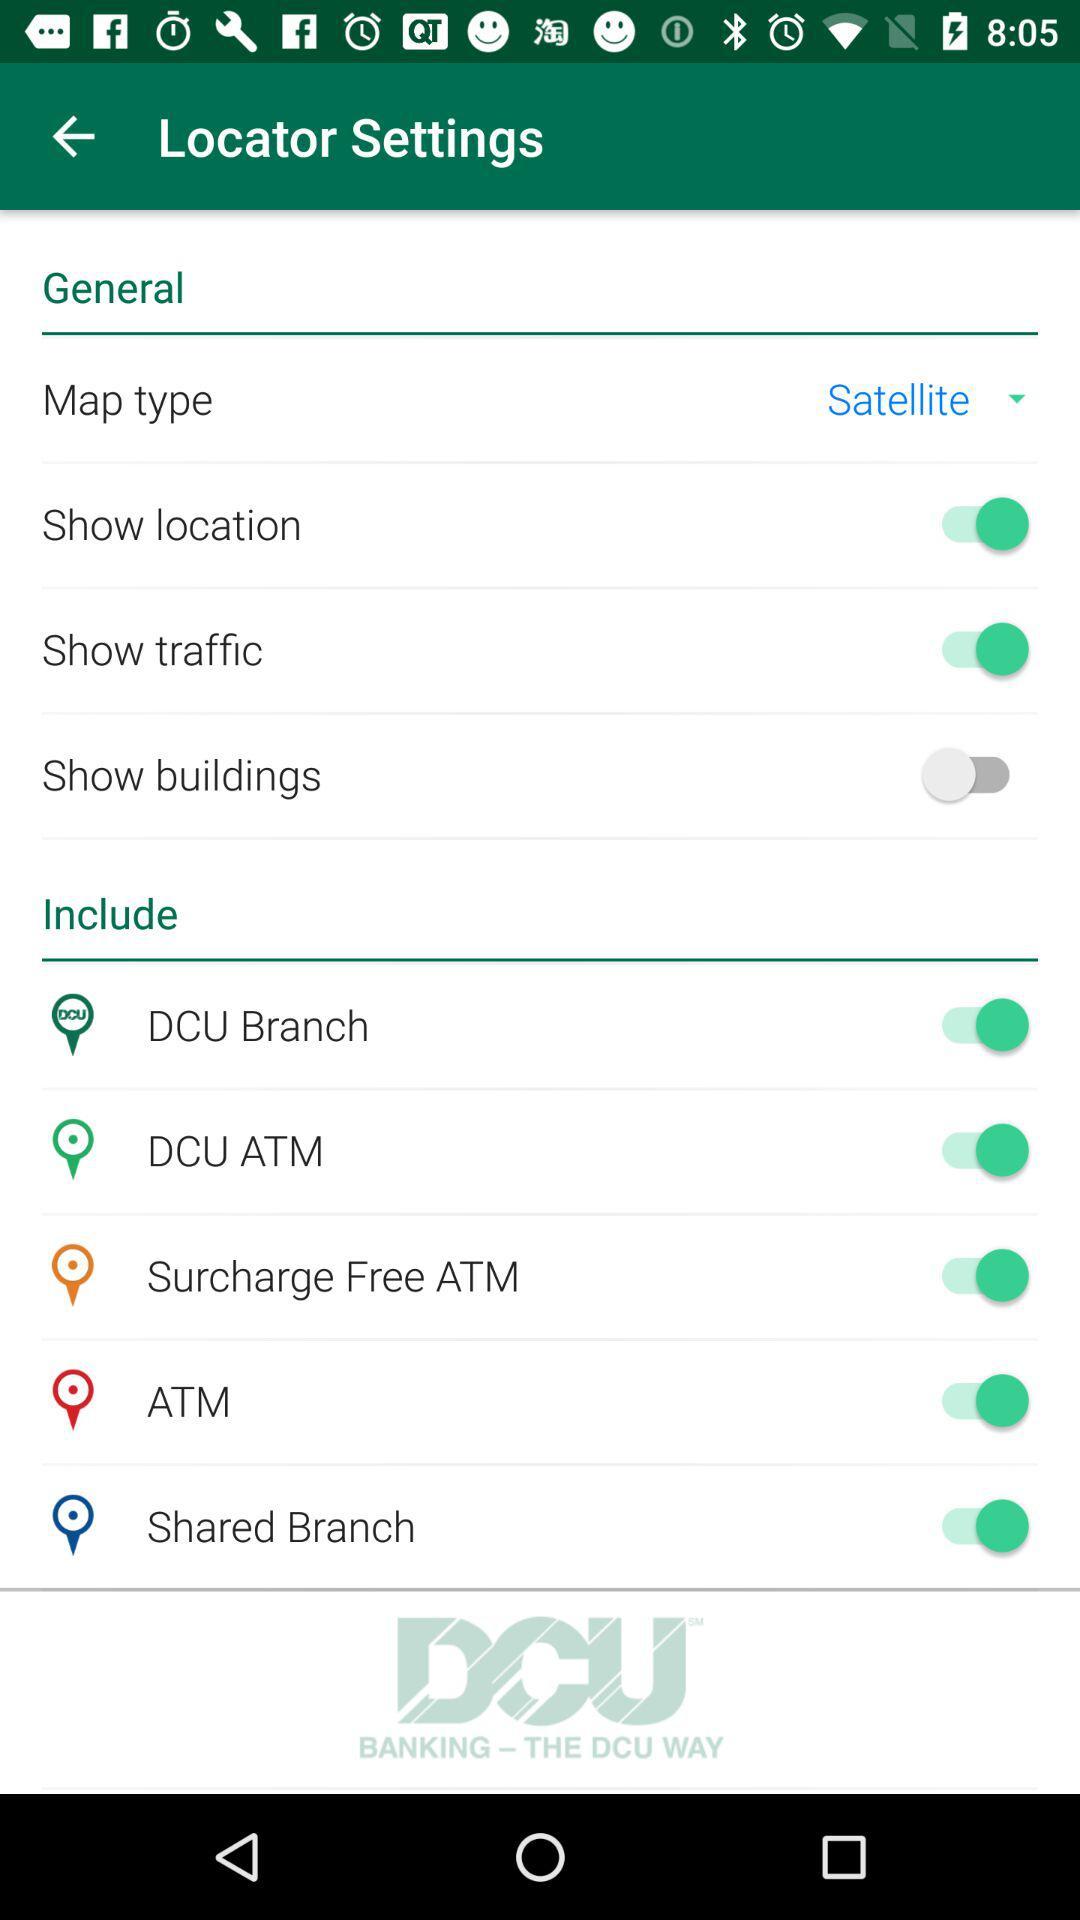  What do you see at coordinates (974, 648) in the screenshot?
I see `show traffic option` at bounding box center [974, 648].